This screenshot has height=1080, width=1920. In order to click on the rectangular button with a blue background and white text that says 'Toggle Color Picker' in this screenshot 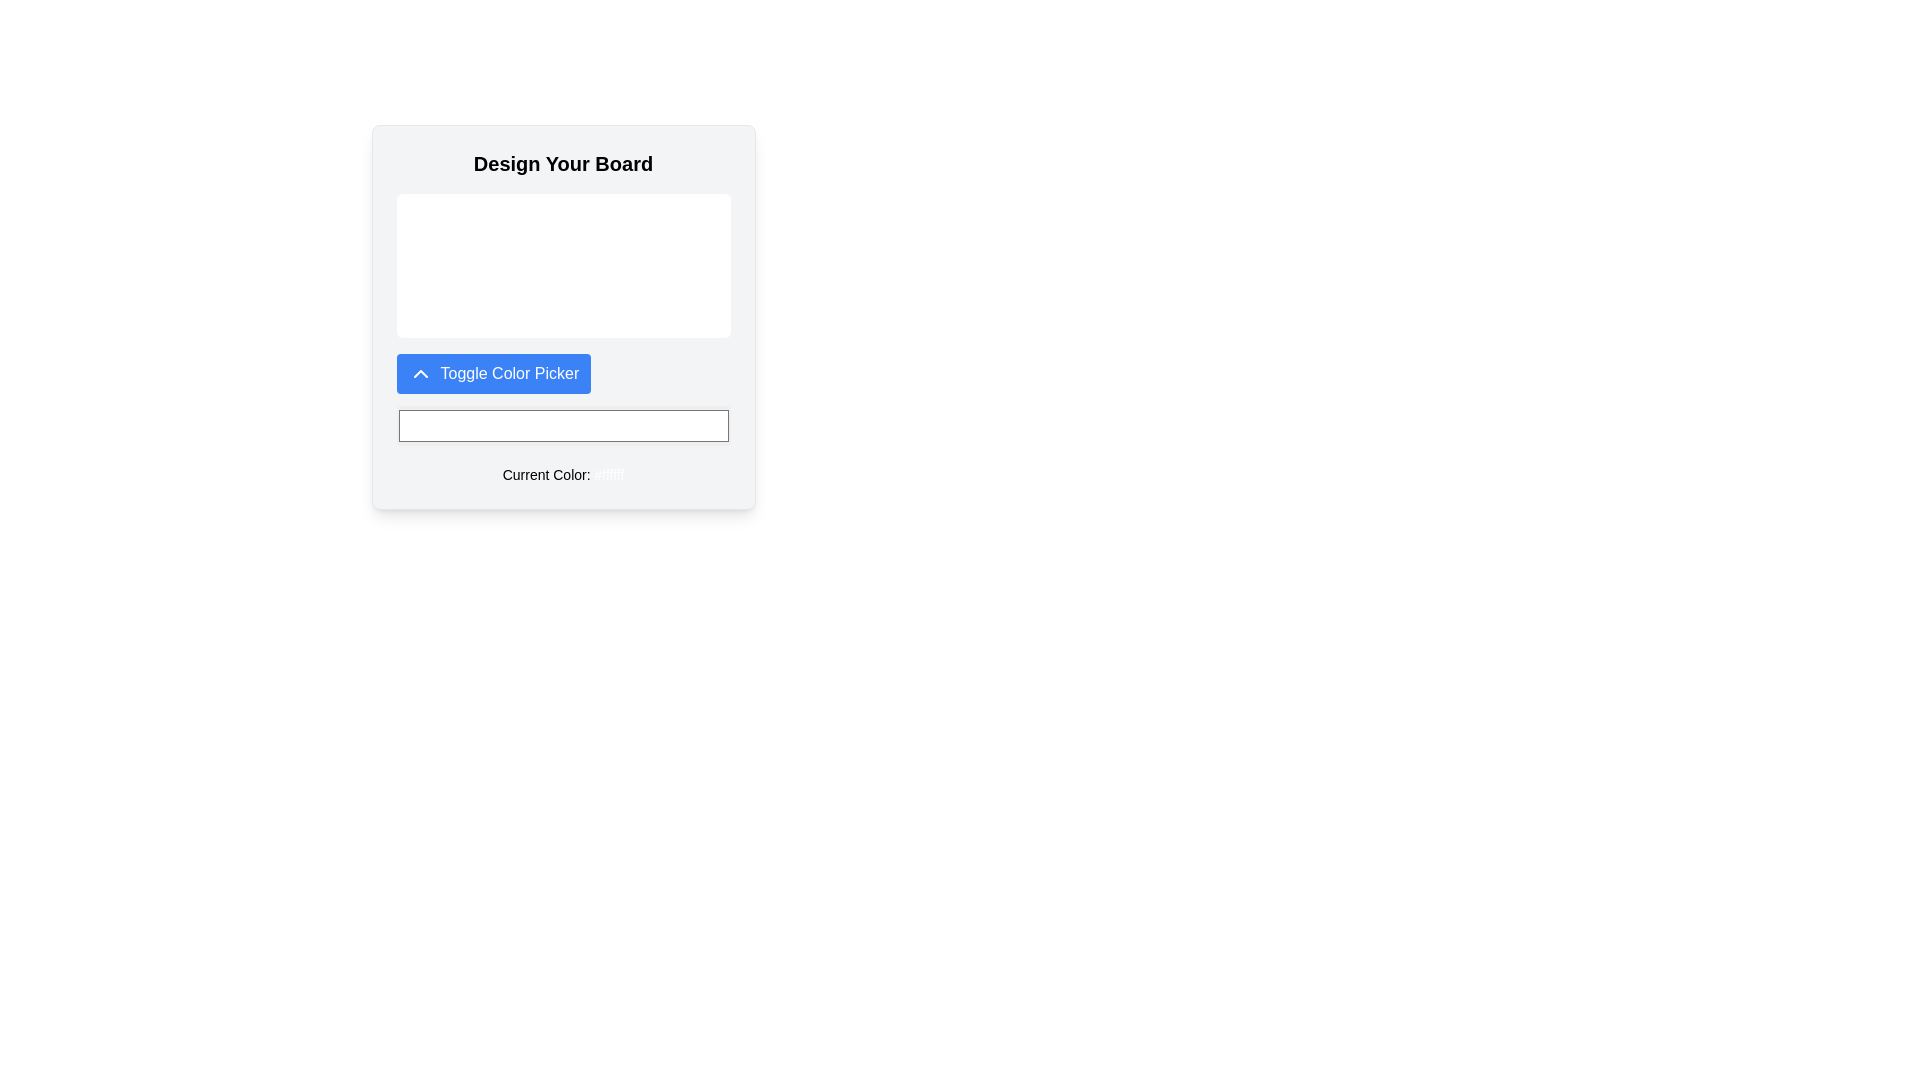, I will do `click(493, 374)`.